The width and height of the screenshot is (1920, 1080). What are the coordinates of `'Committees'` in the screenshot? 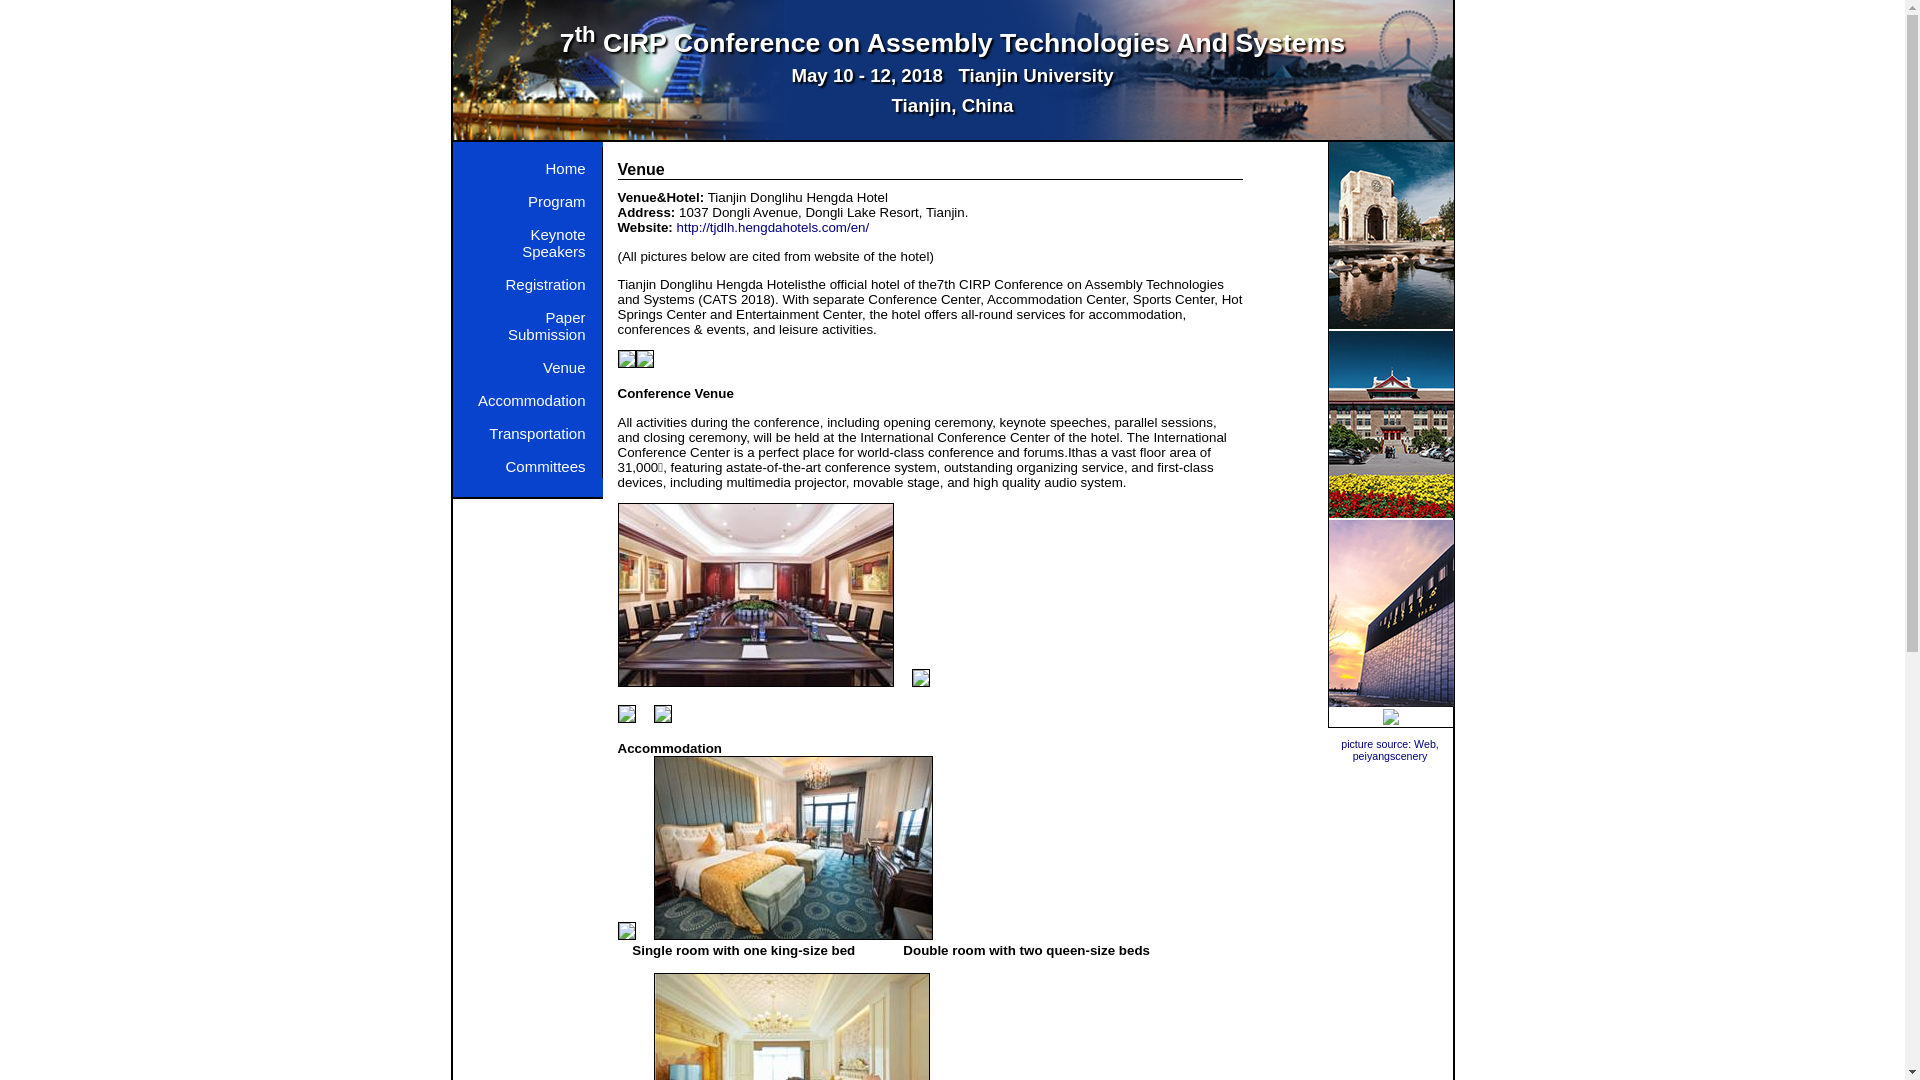 It's located at (526, 461).